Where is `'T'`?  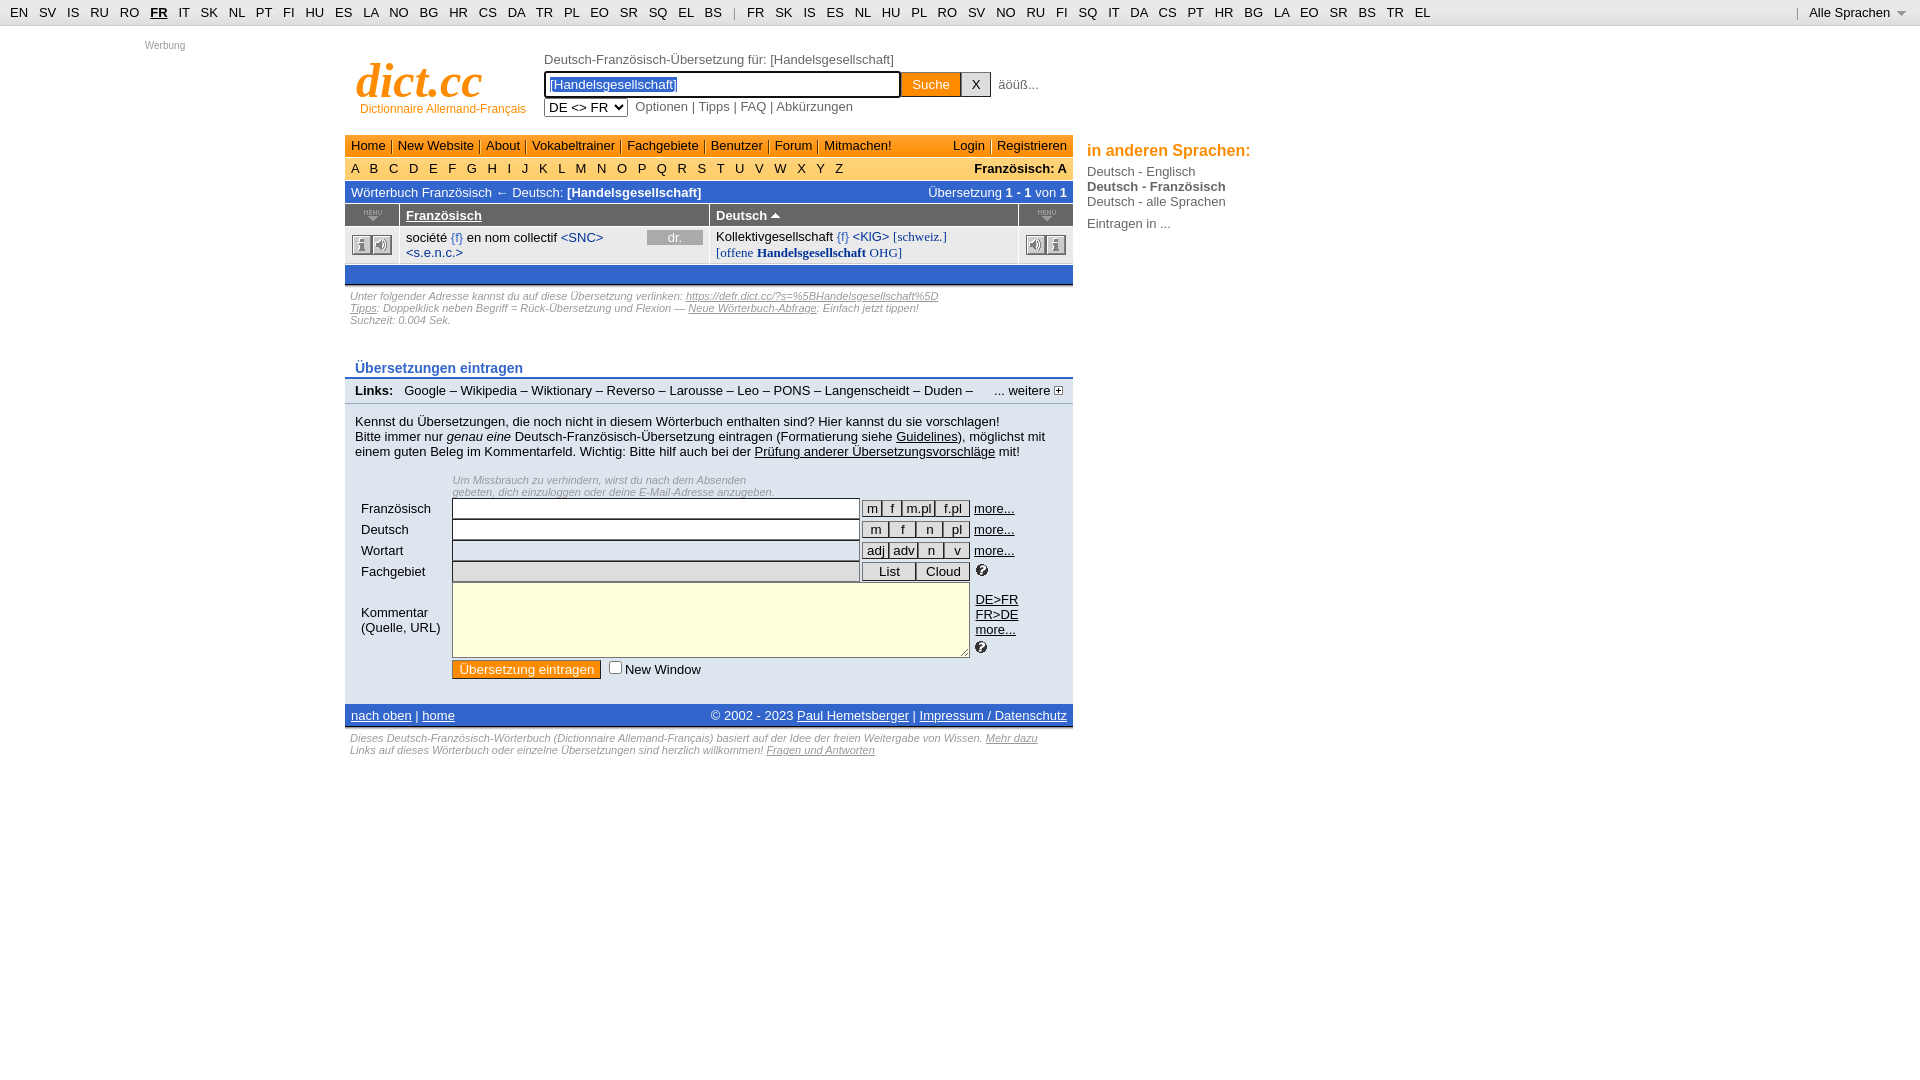 'T' is located at coordinates (720, 167).